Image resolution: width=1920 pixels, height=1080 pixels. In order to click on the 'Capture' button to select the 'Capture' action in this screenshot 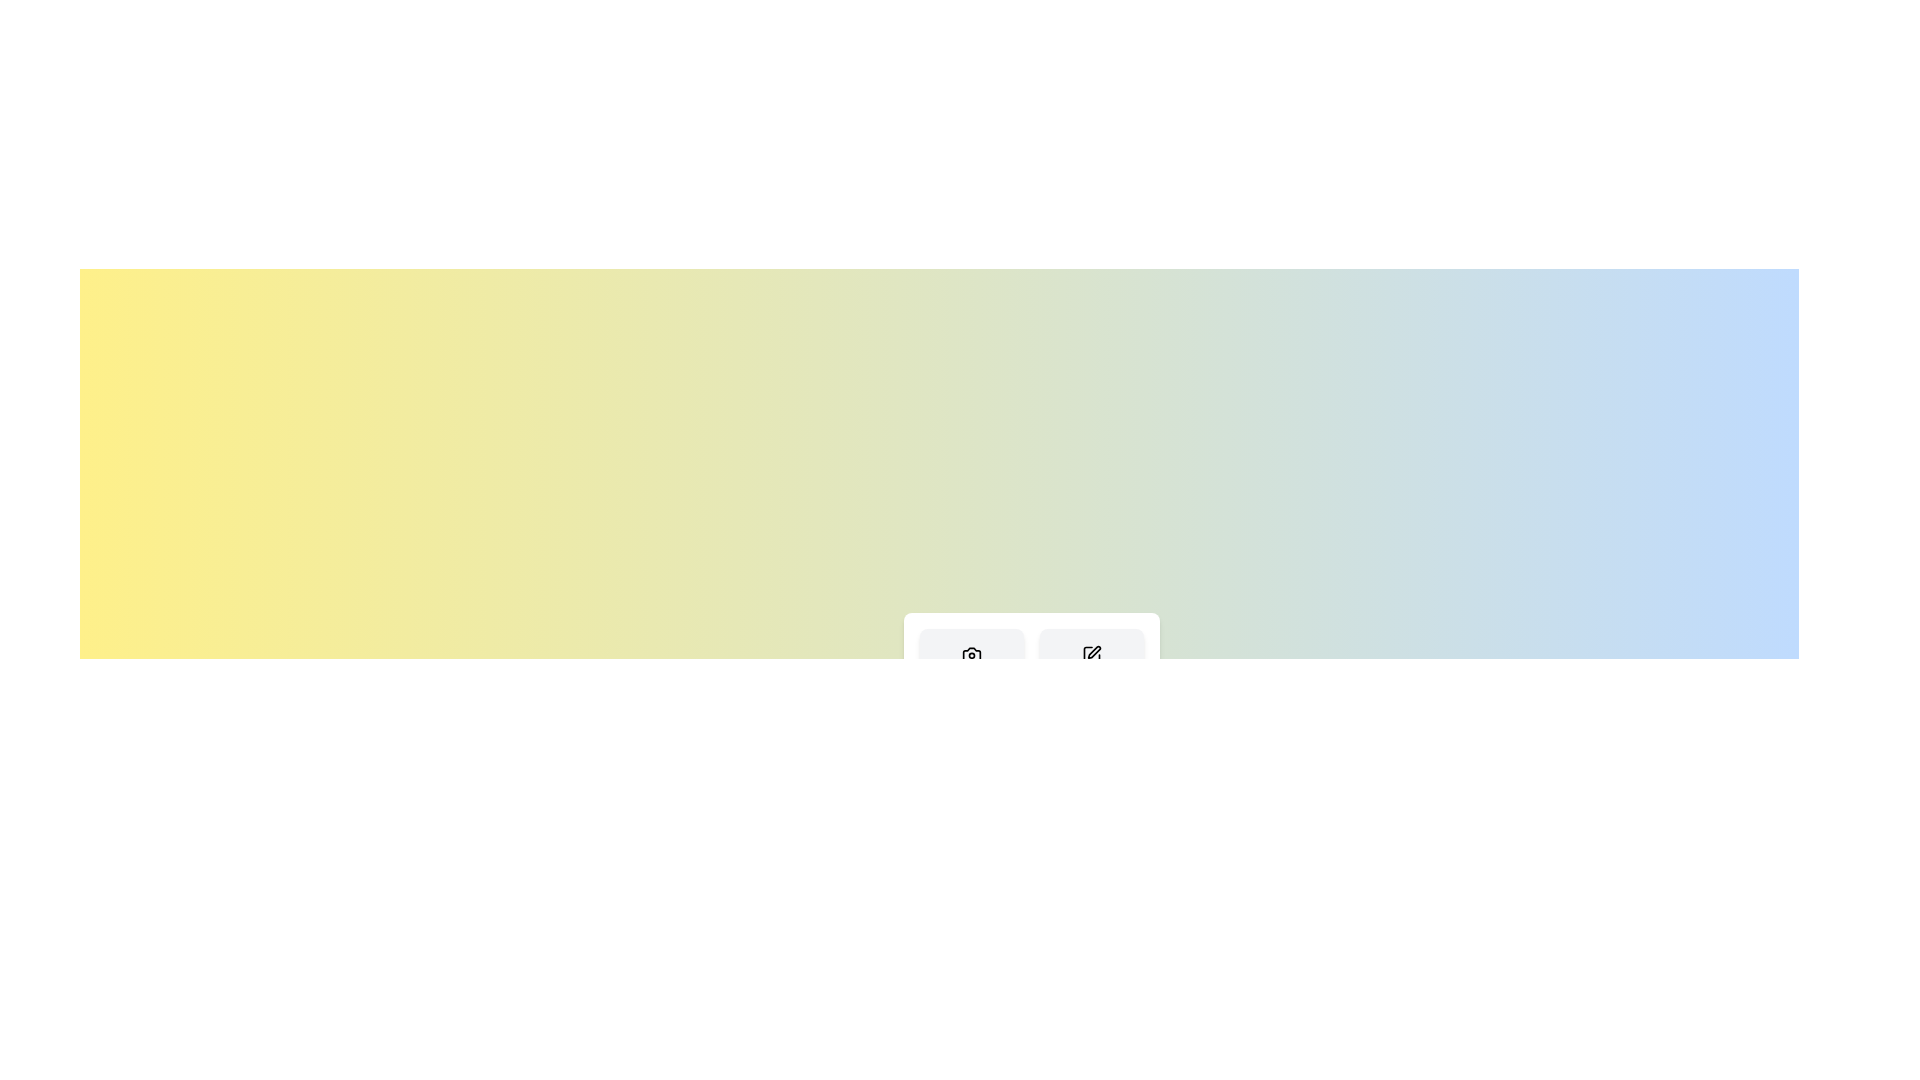, I will do `click(971, 668)`.